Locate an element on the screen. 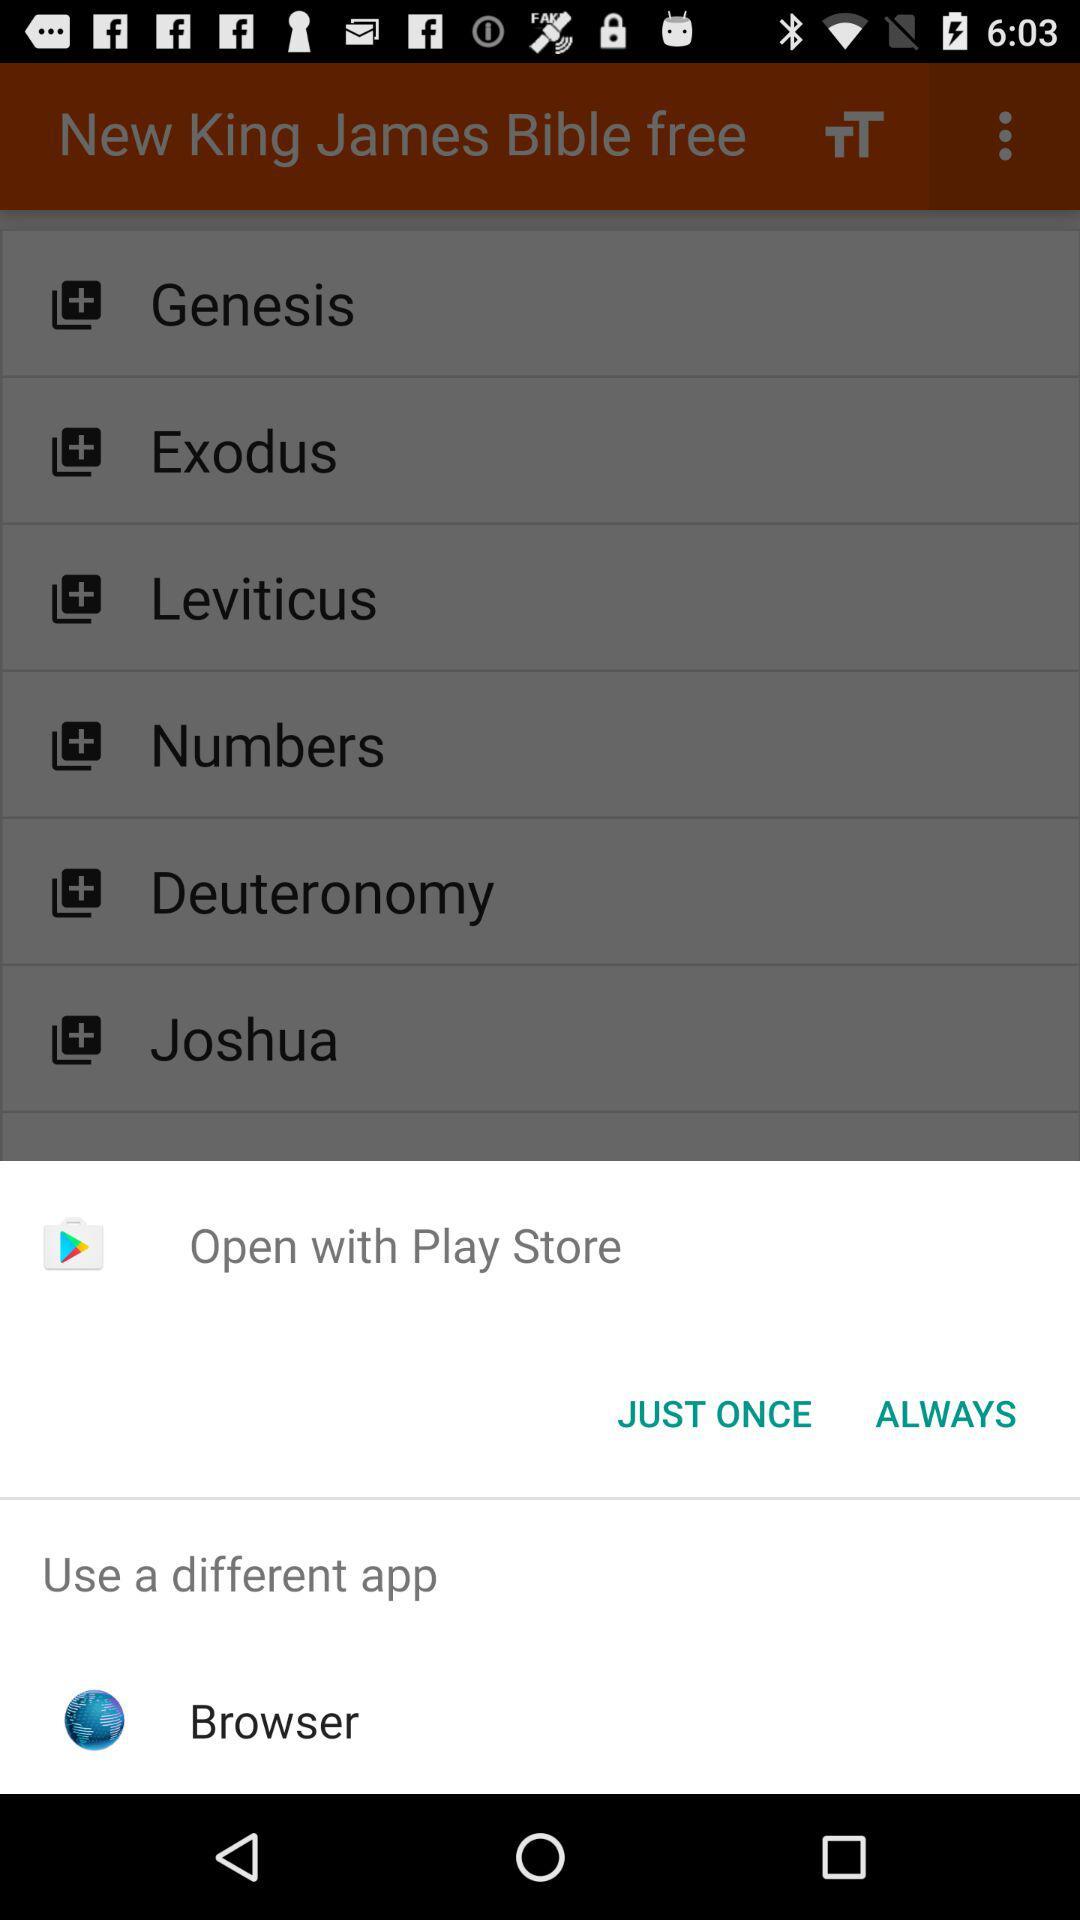  always item is located at coordinates (945, 1411).